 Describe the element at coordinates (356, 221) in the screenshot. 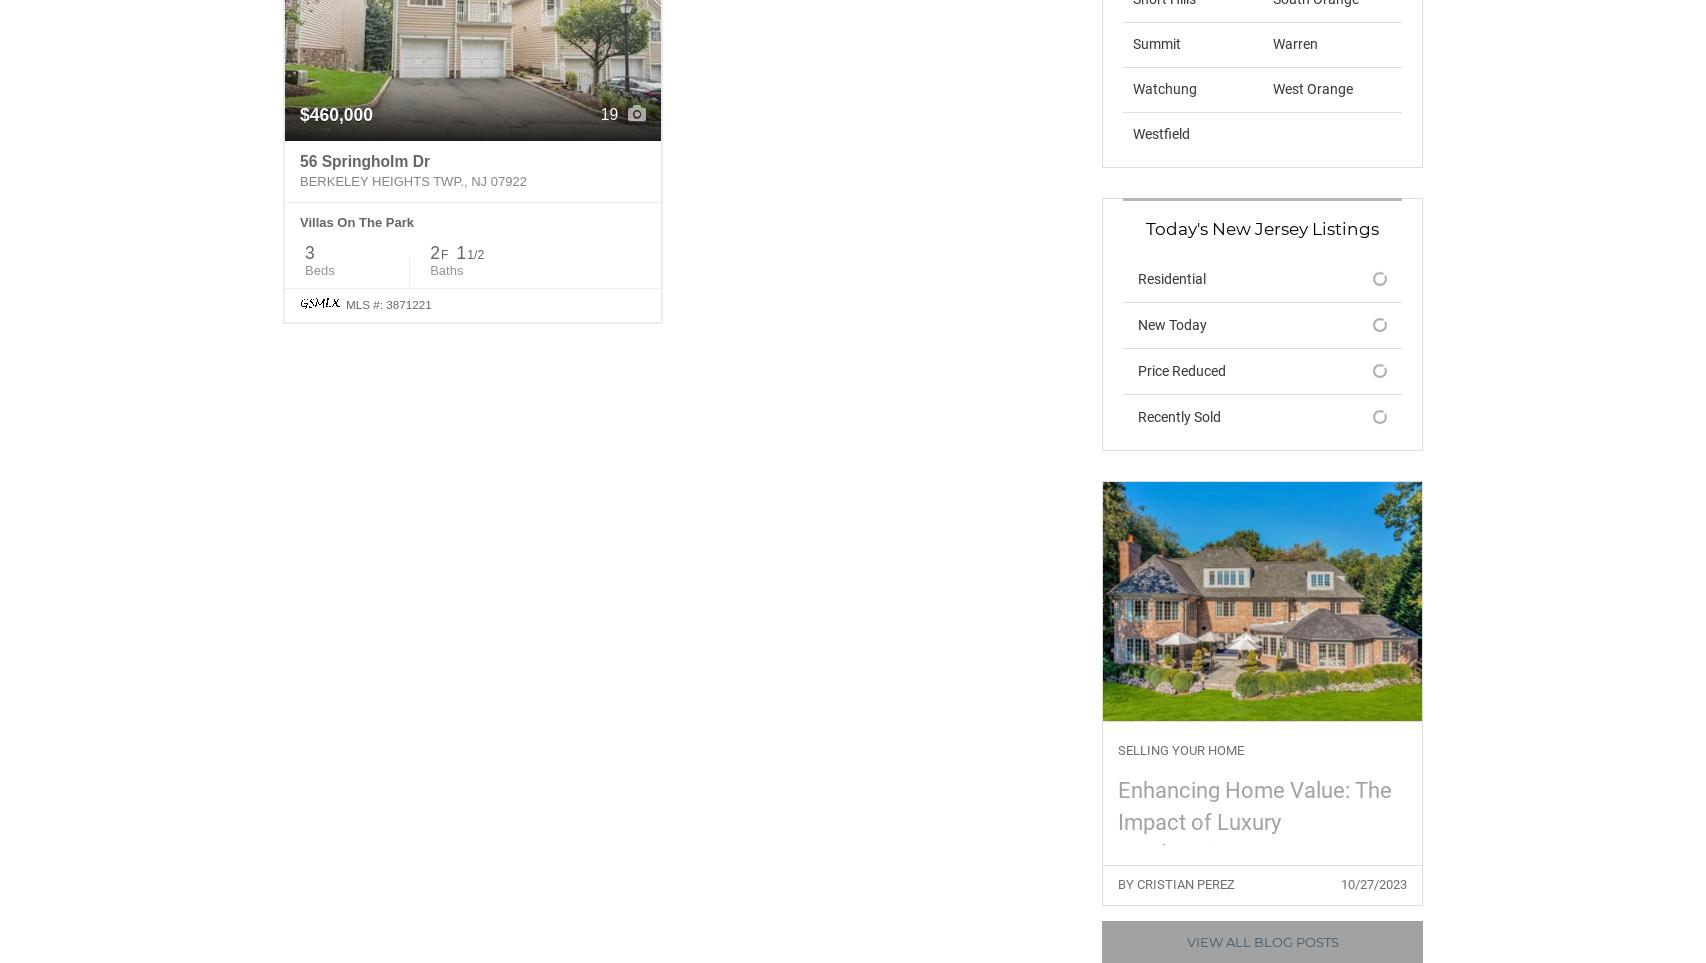

I see `'Villas On The Park'` at that location.